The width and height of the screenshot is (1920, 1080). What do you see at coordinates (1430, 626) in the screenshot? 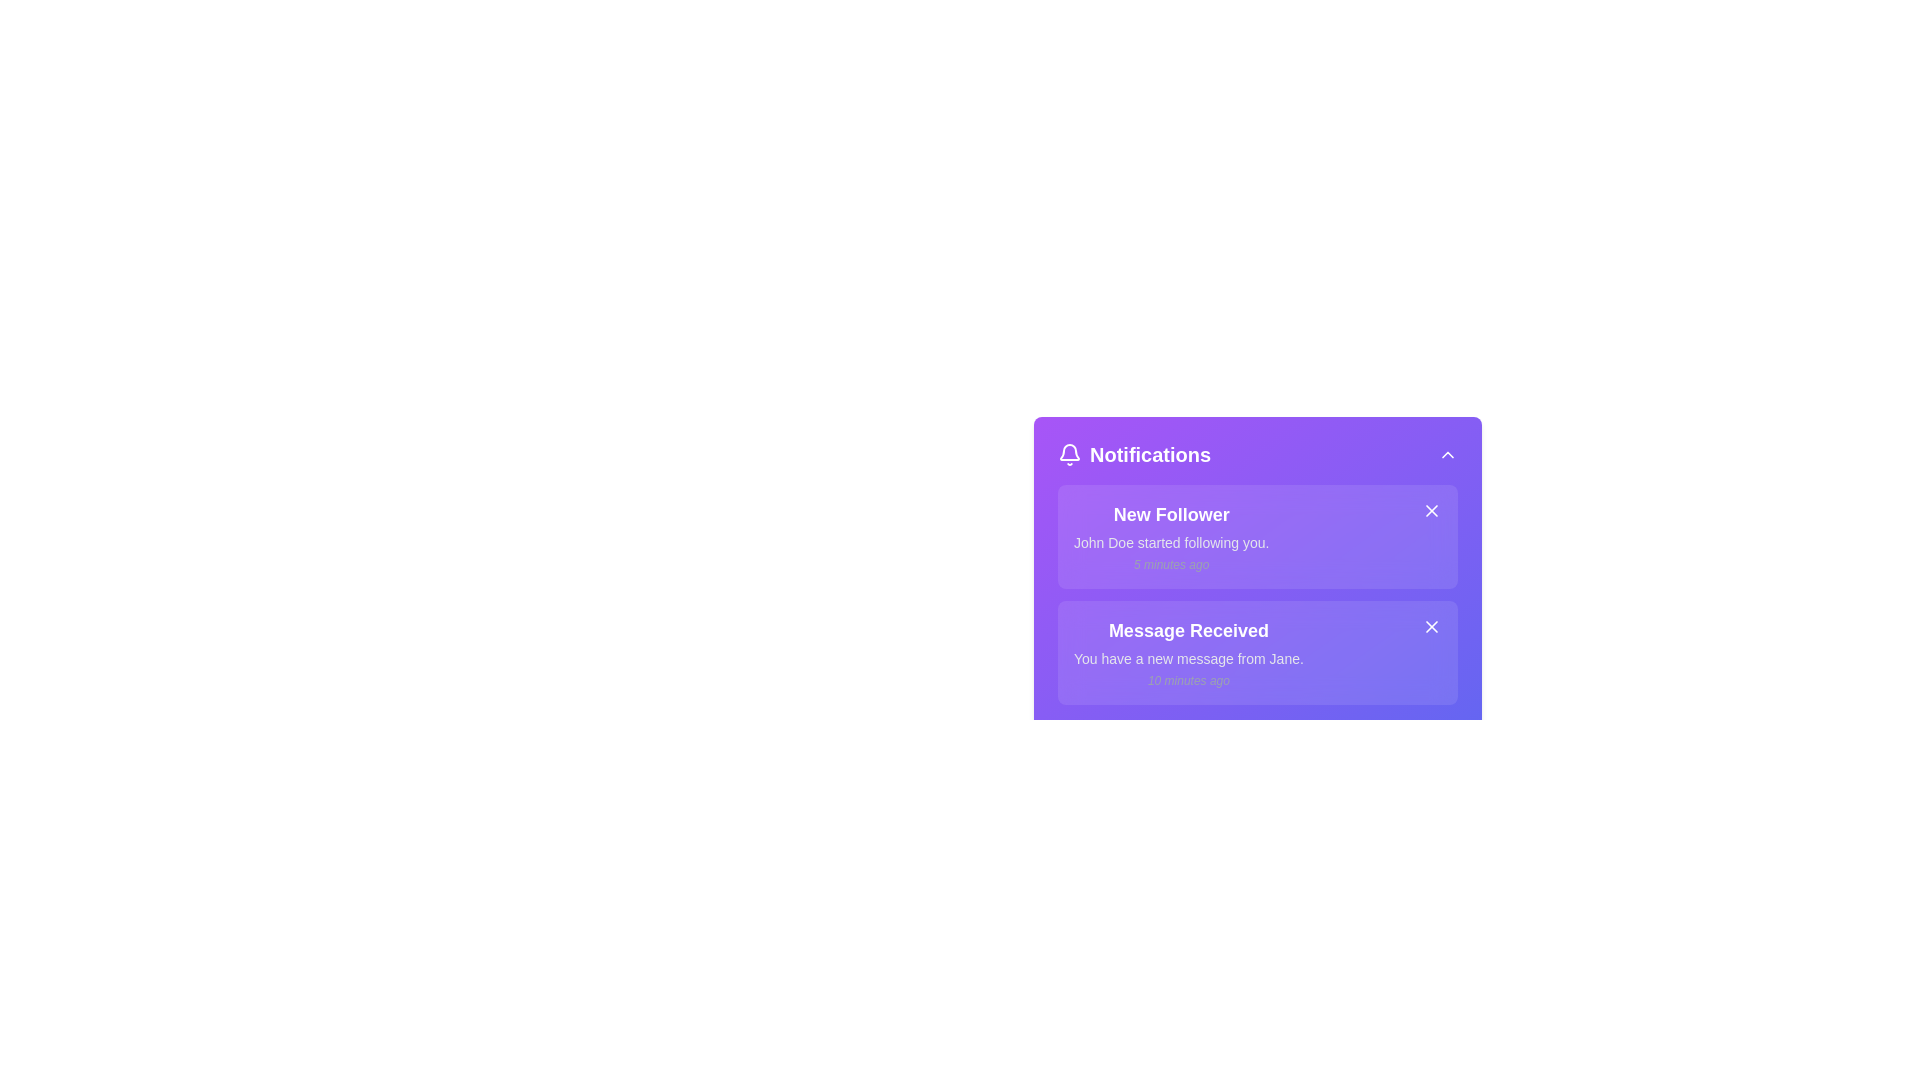
I see `the close button located at the top-right corner of the 'Message Received' notification card` at bounding box center [1430, 626].